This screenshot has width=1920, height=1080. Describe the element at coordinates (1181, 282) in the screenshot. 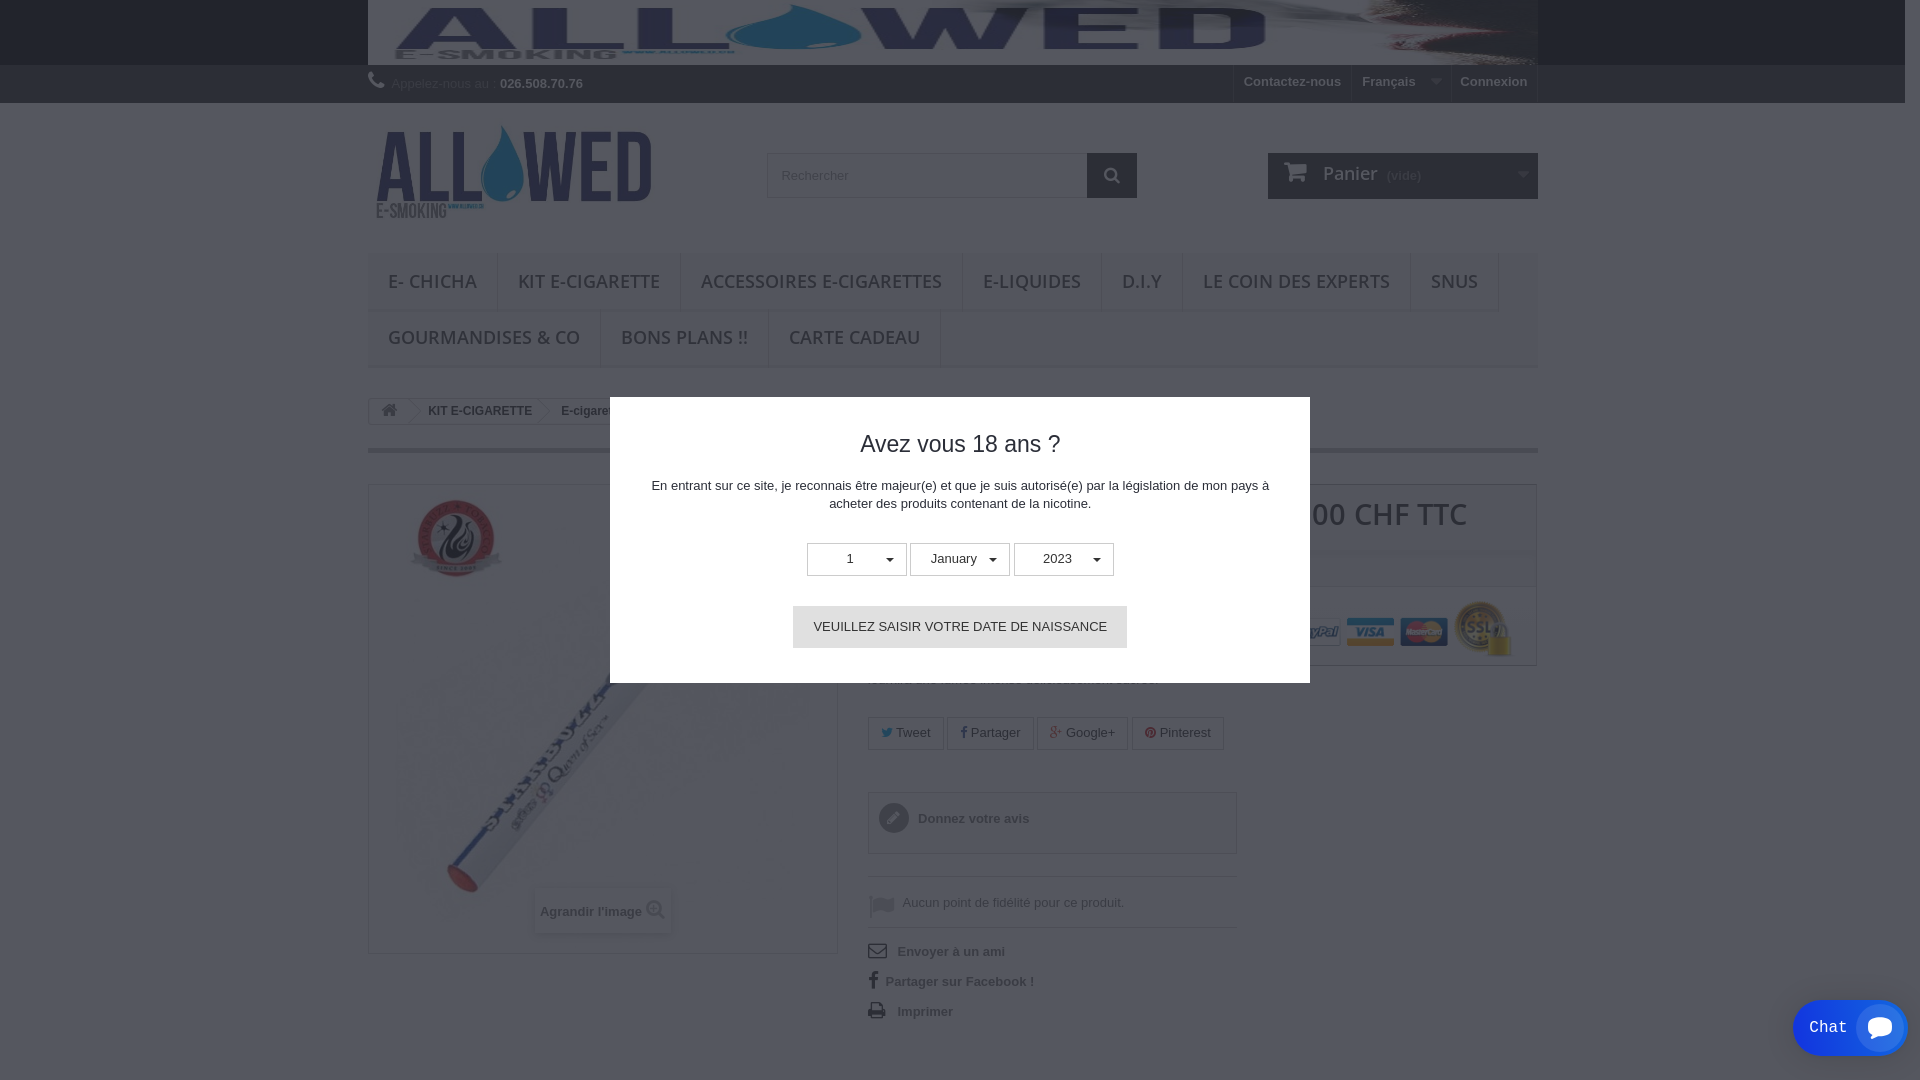

I see `'LE COIN DES EXPERTS'` at that location.